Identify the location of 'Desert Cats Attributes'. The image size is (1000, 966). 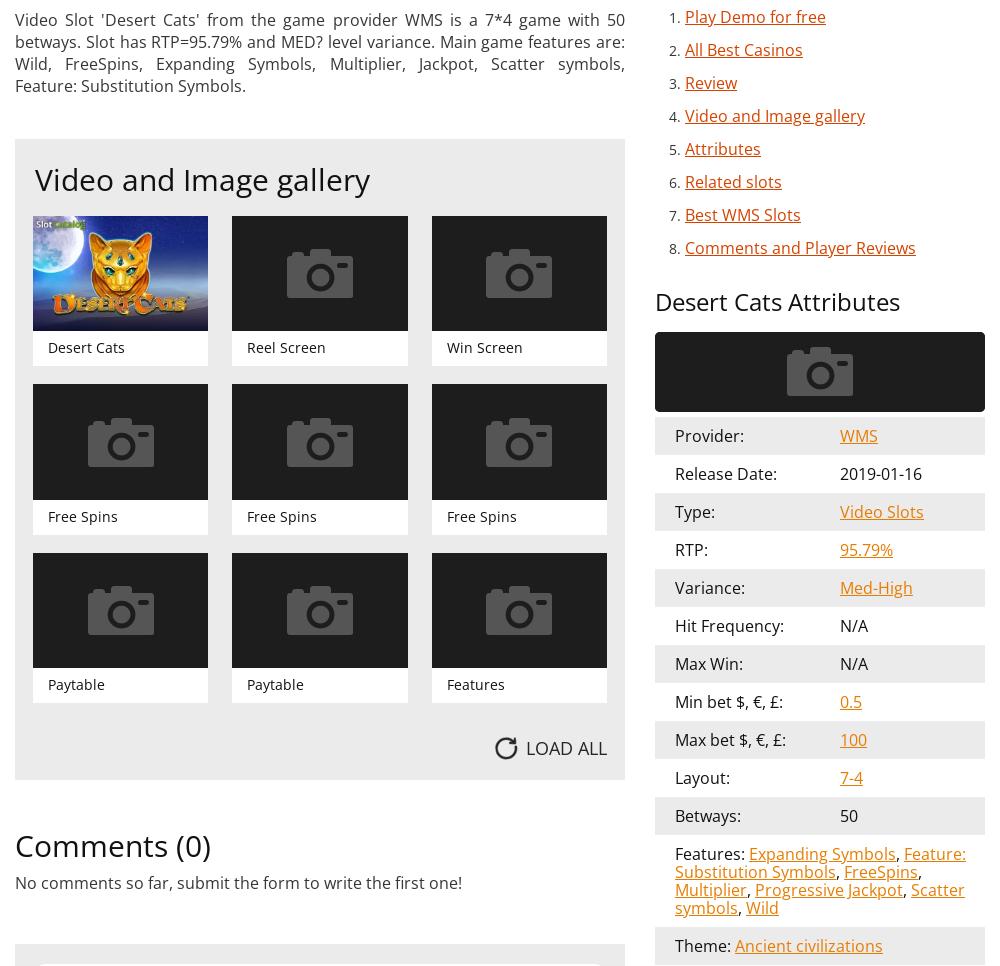
(777, 299).